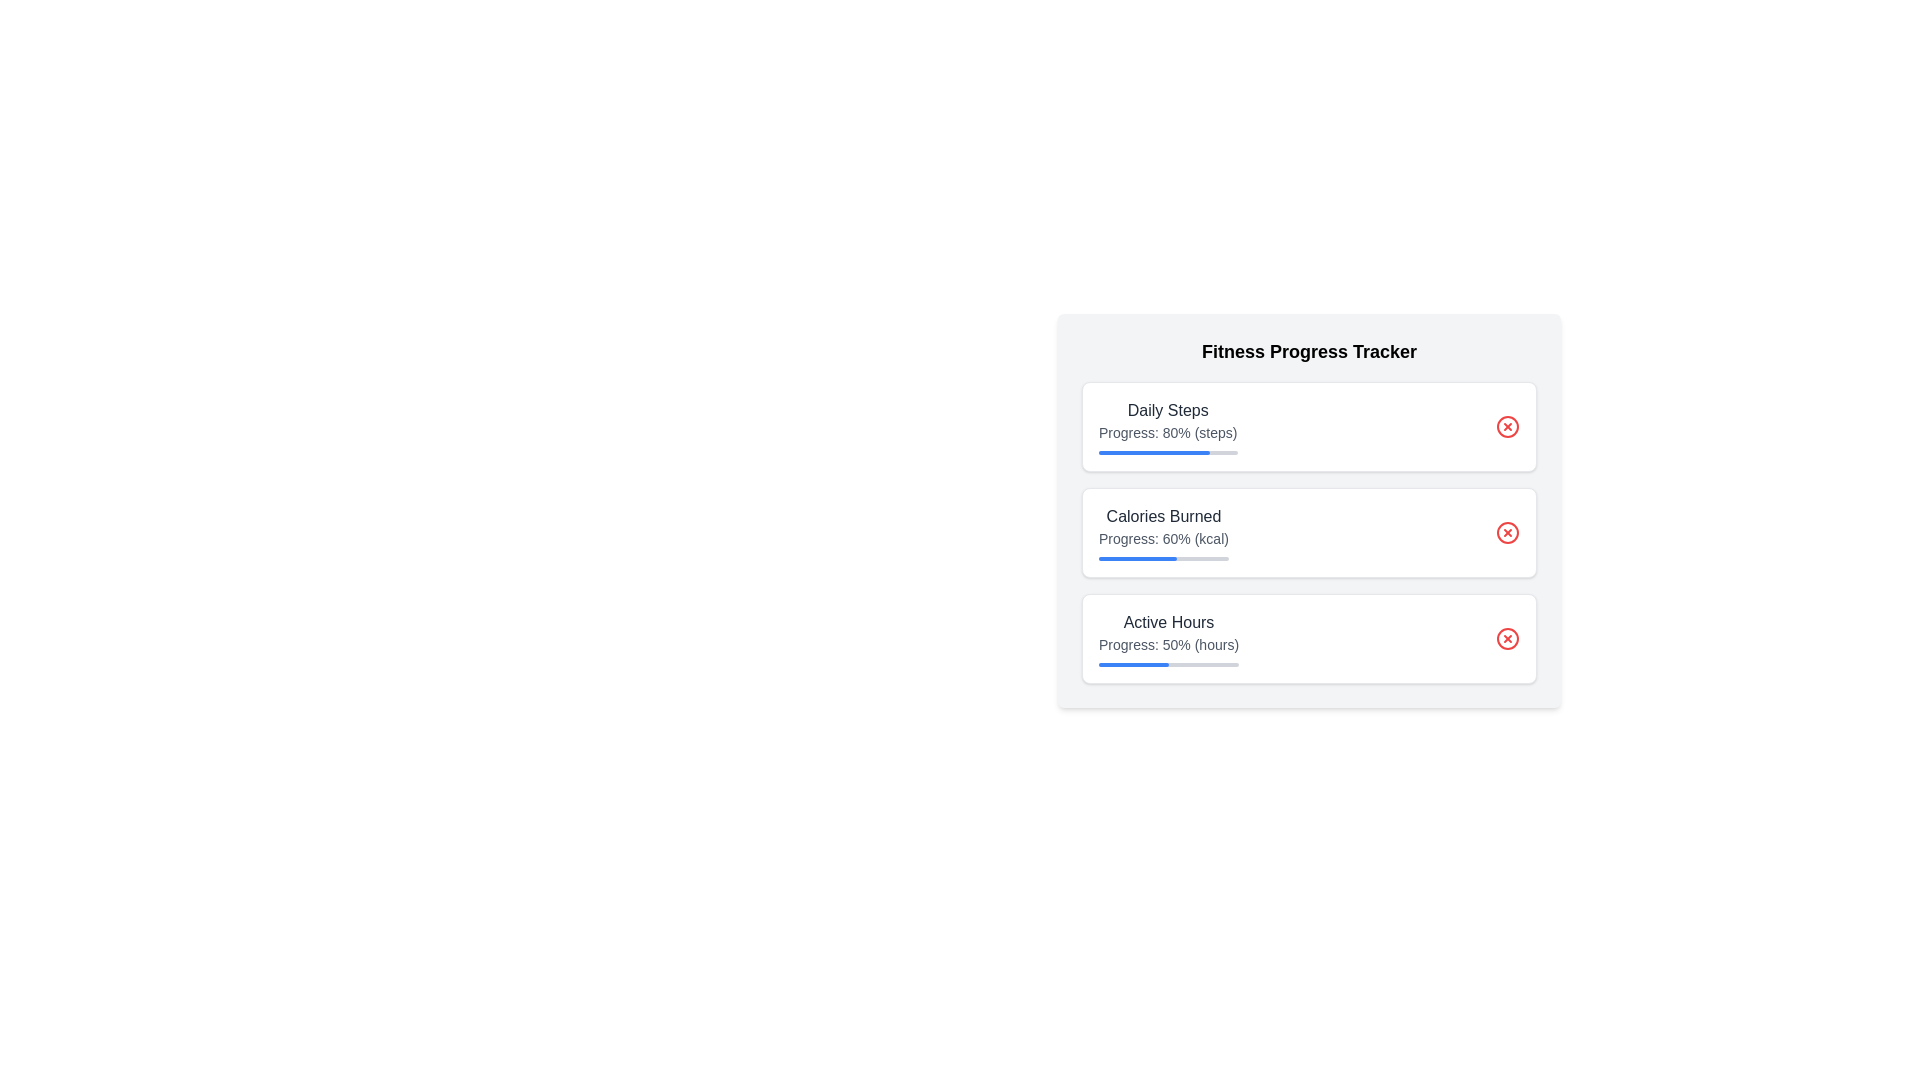 The image size is (1920, 1080). Describe the element at coordinates (1133, 664) in the screenshot. I see `the blue horizontal progress bar indicating progress within the 'Fitness Progress Tracker' card located at the bottom of the 'Active Hours' section` at that location.